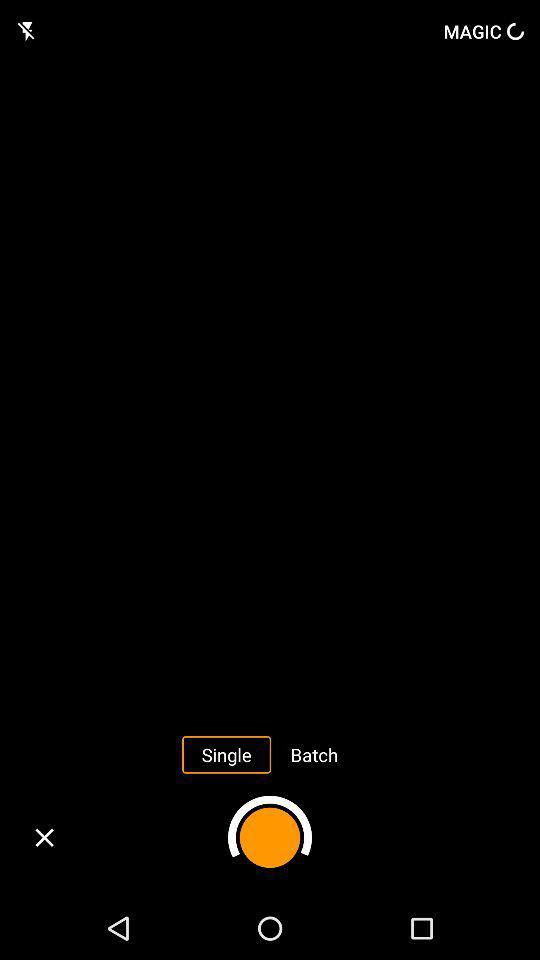 This screenshot has height=960, width=540. What do you see at coordinates (482, 30) in the screenshot?
I see `magic icon` at bounding box center [482, 30].